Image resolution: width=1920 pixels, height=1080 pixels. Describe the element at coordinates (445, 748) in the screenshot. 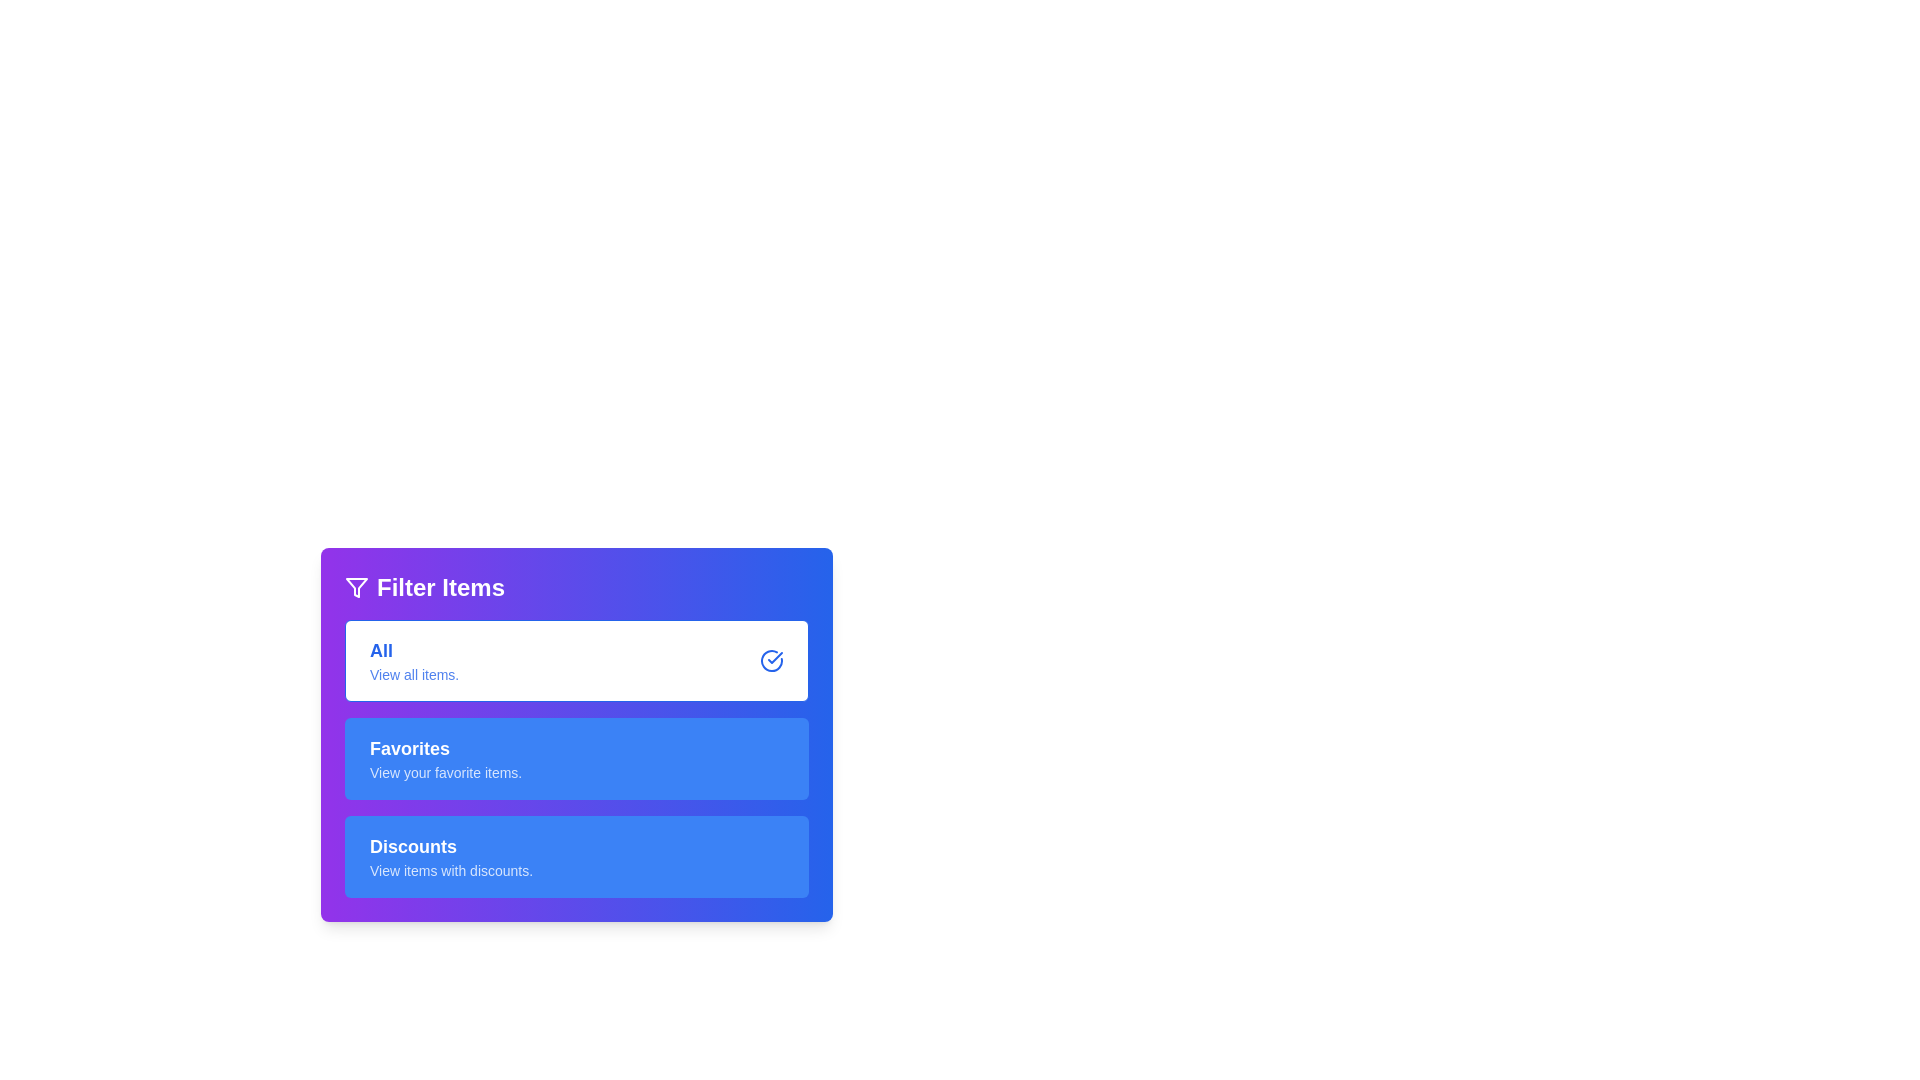

I see `the 'Favorites' section header text, which is a bold label indicating the user's favorite items, located in the middle of the blue sidebar between 'All' and 'Discounts'` at that location.